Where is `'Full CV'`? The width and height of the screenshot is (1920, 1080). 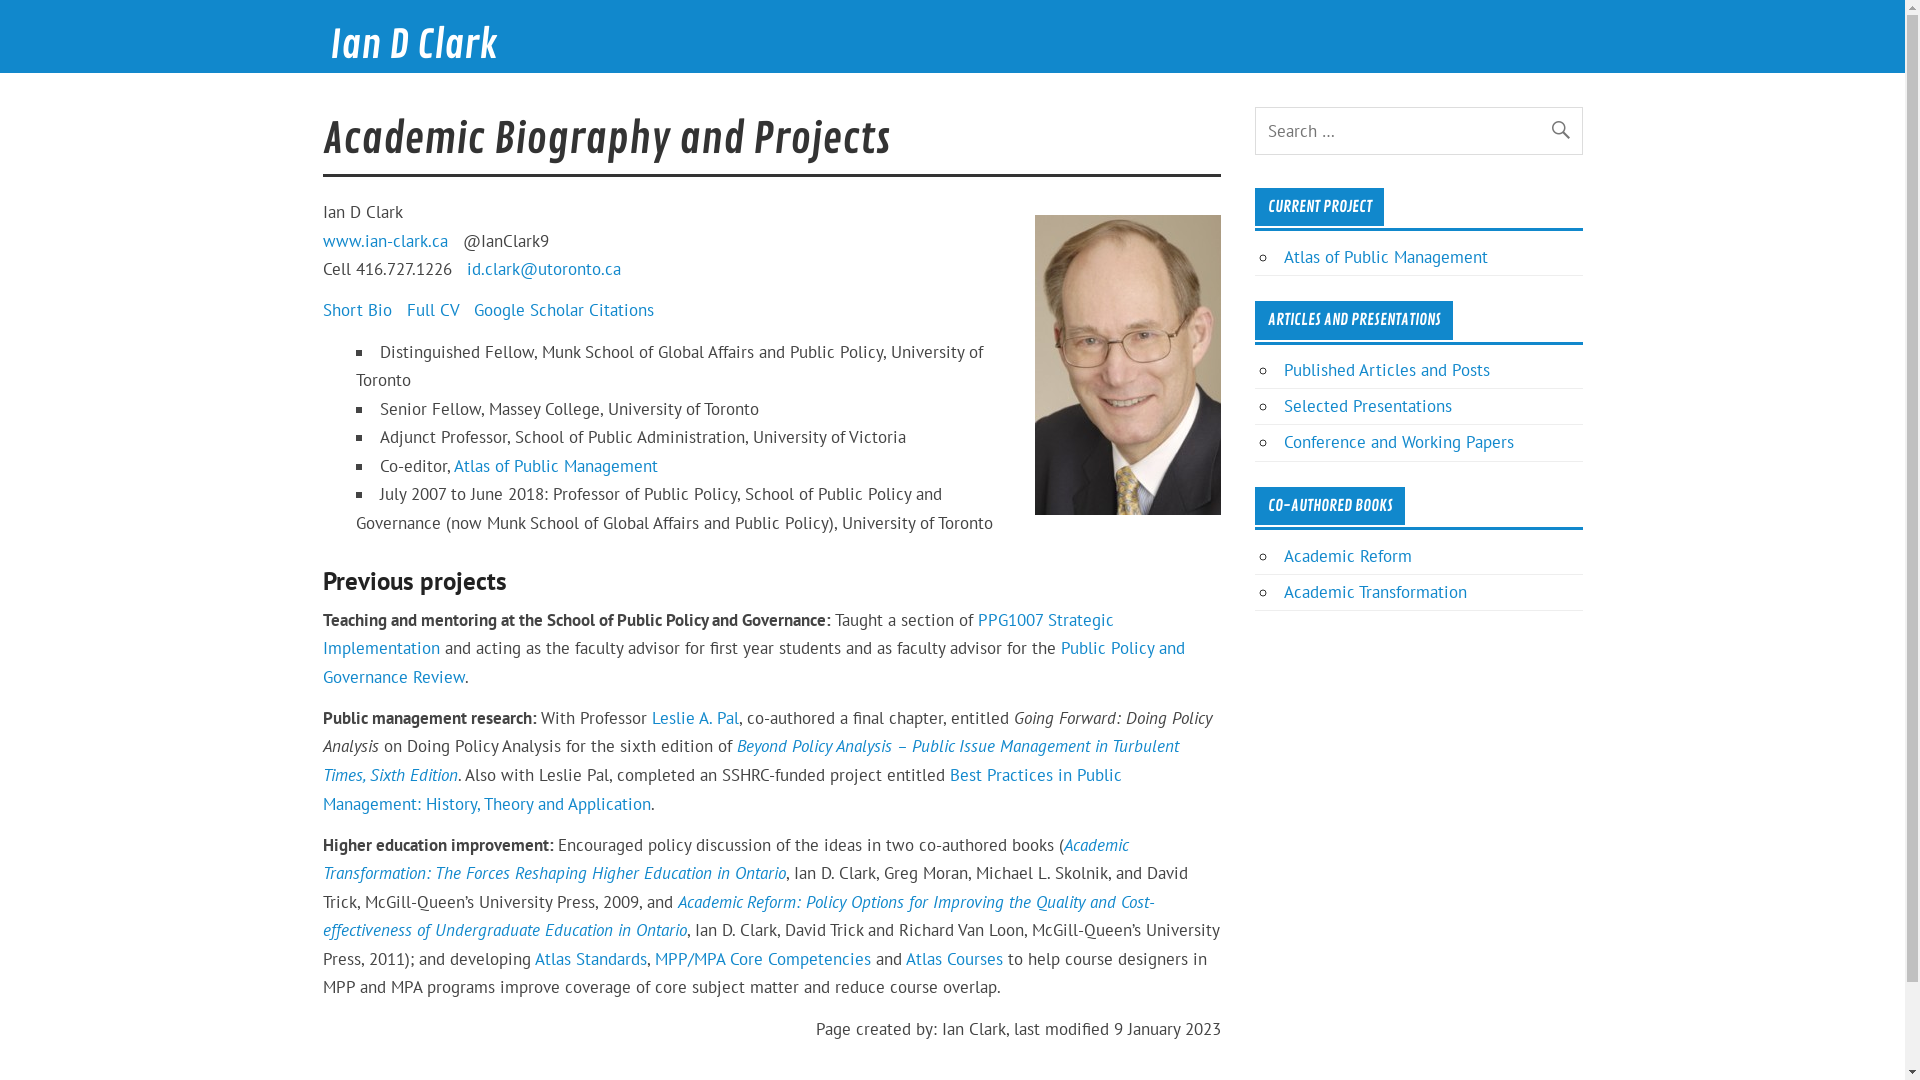 'Full CV' is located at coordinates (431, 309).